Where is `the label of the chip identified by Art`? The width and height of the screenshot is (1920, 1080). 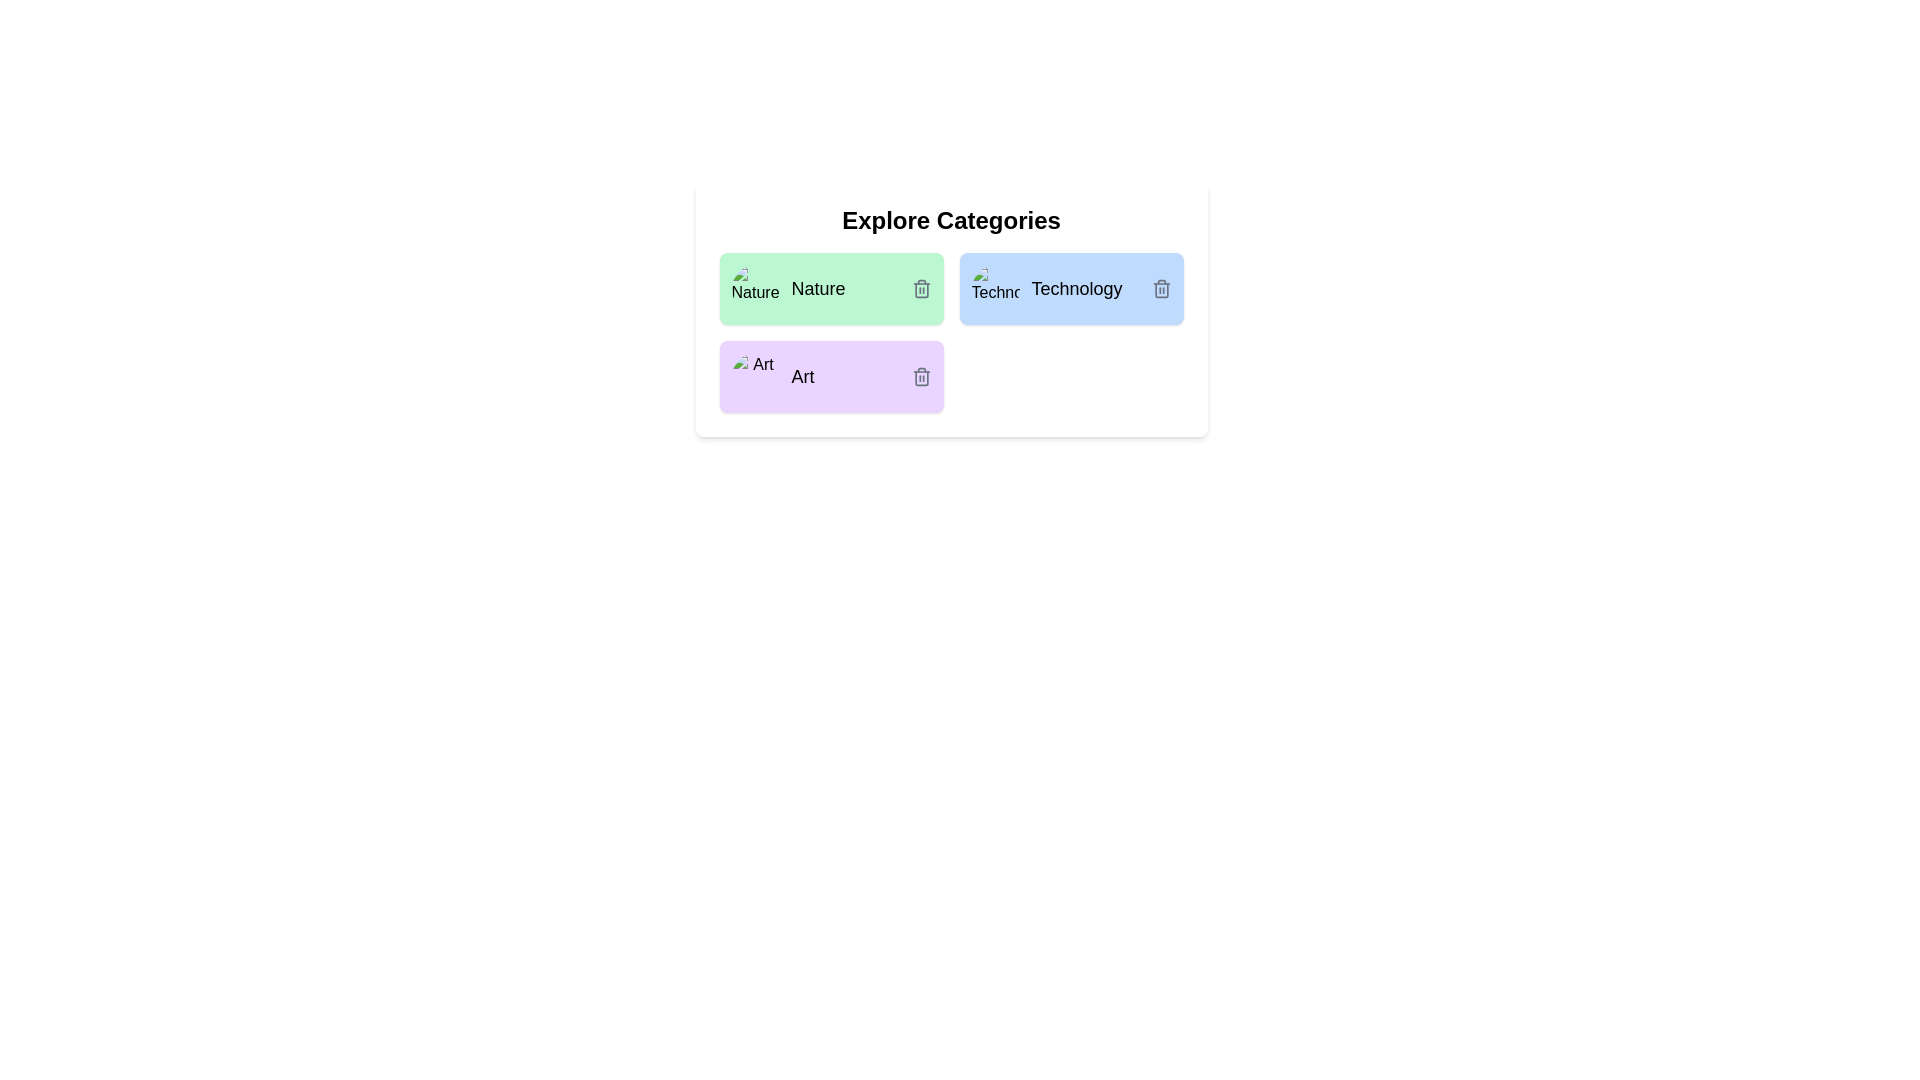
the label of the chip identified by Art is located at coordinates (802, 377).